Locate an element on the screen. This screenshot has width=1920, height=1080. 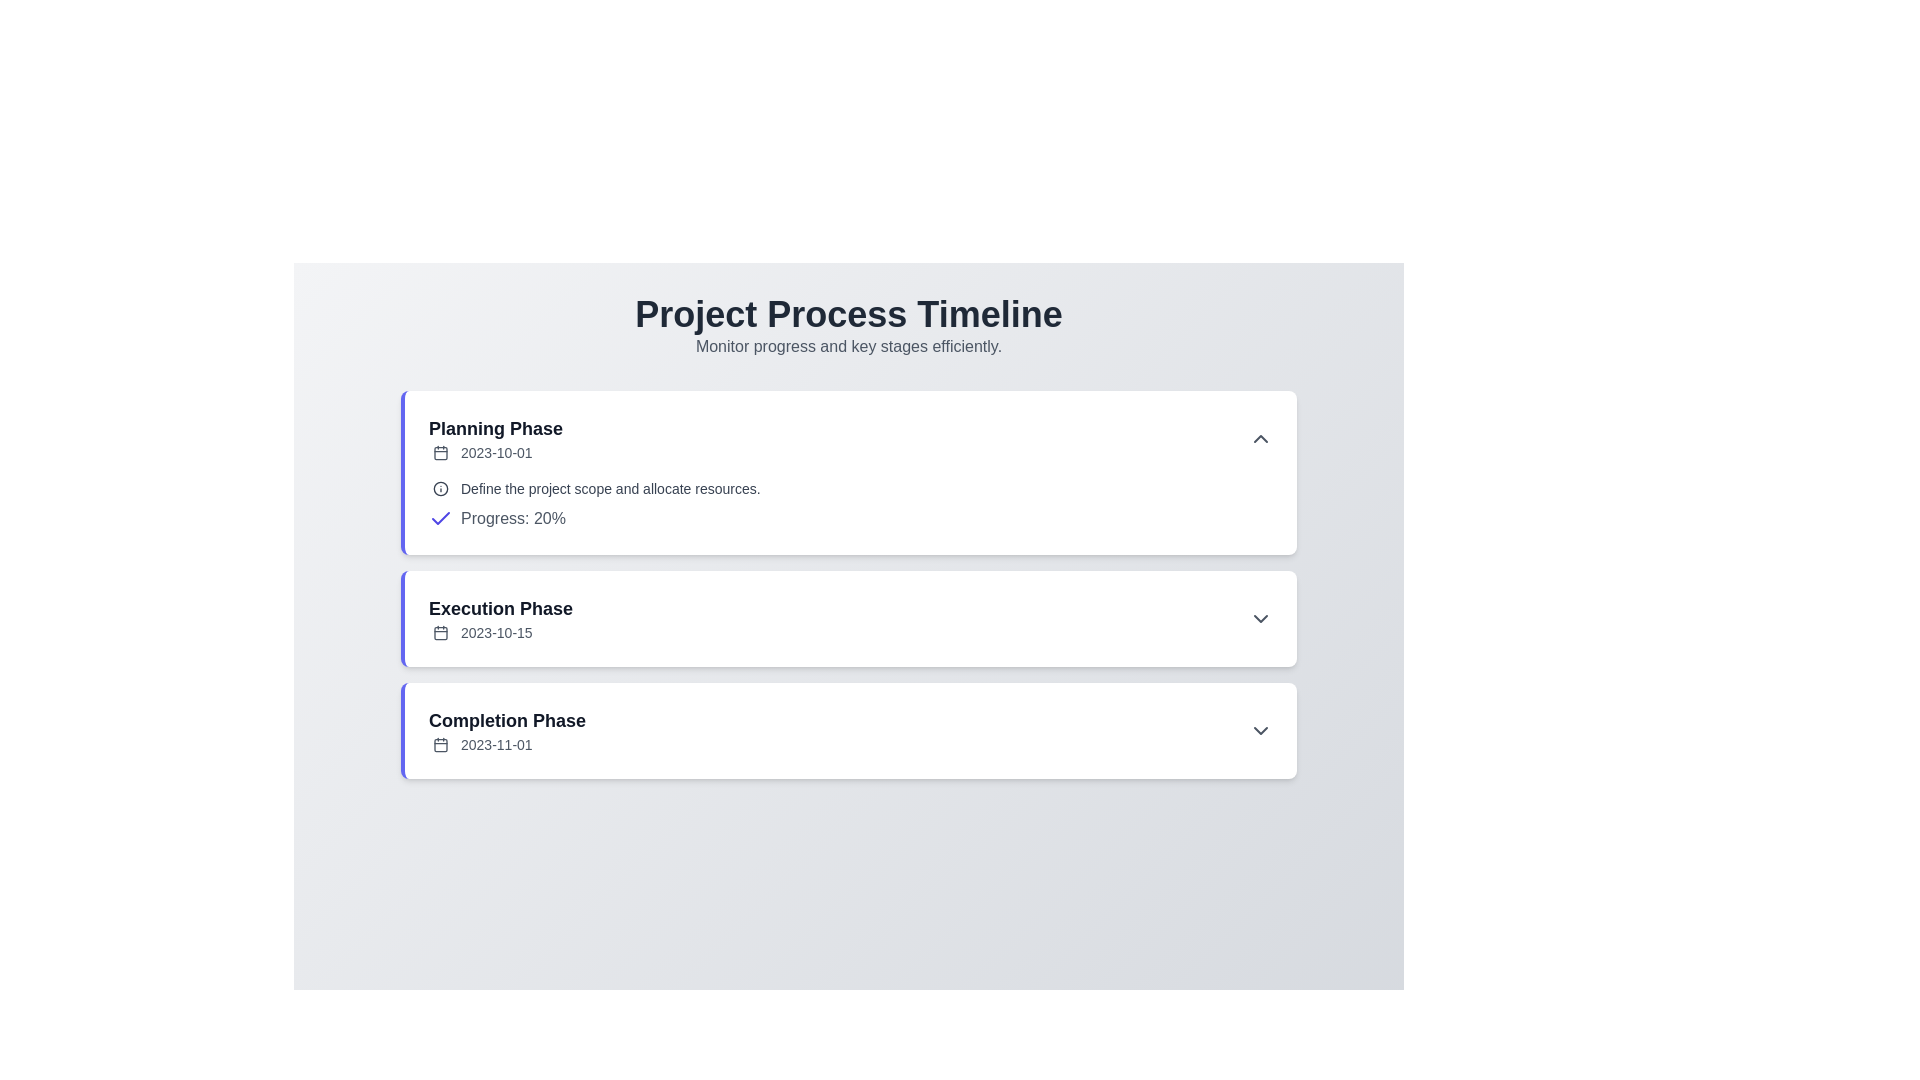
progress information displayed in the gray text label that shows 'Progress: 20%' located within the 'Planning Phase' card interface, positioned below the check icon is located at coordinates (513, 518).